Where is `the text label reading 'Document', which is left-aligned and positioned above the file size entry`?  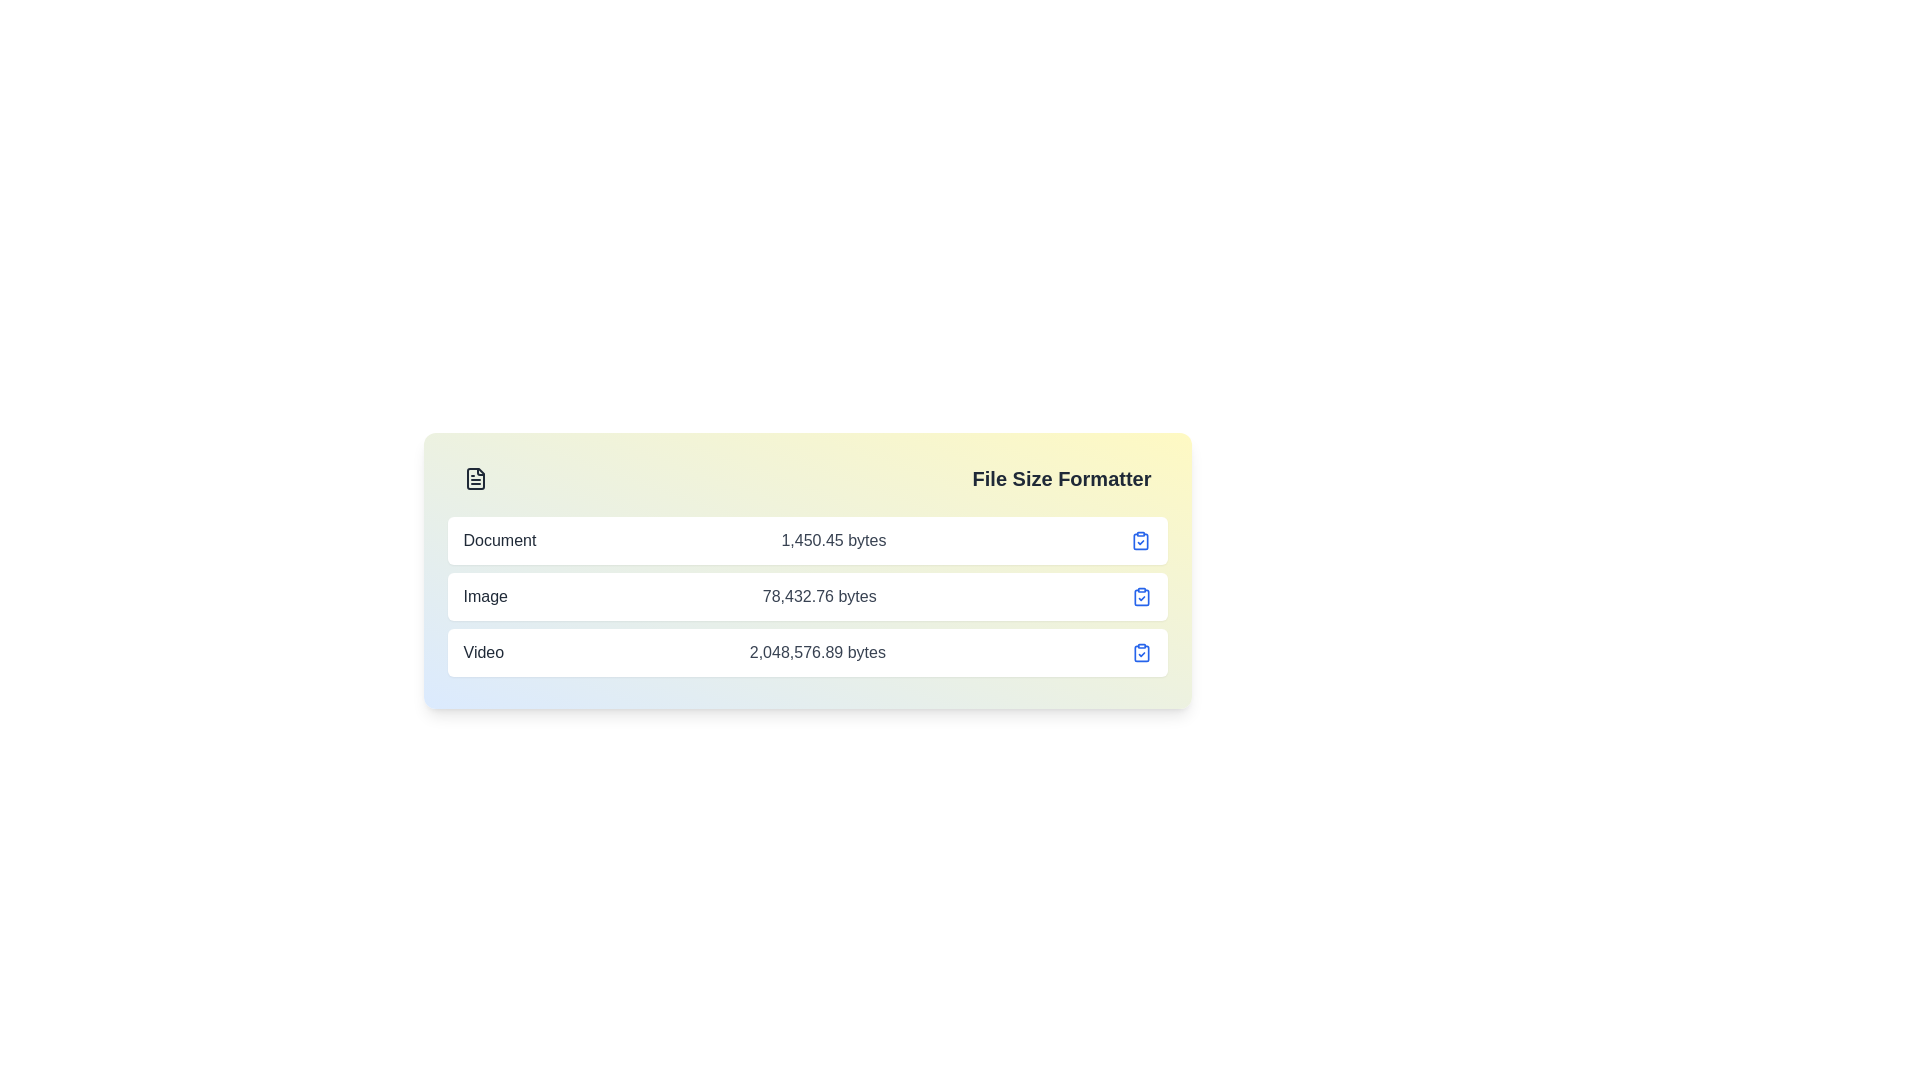
the text label reading 'Document', which is left-aligned and positioned above the file size entry is located at coordinates (499, 540).